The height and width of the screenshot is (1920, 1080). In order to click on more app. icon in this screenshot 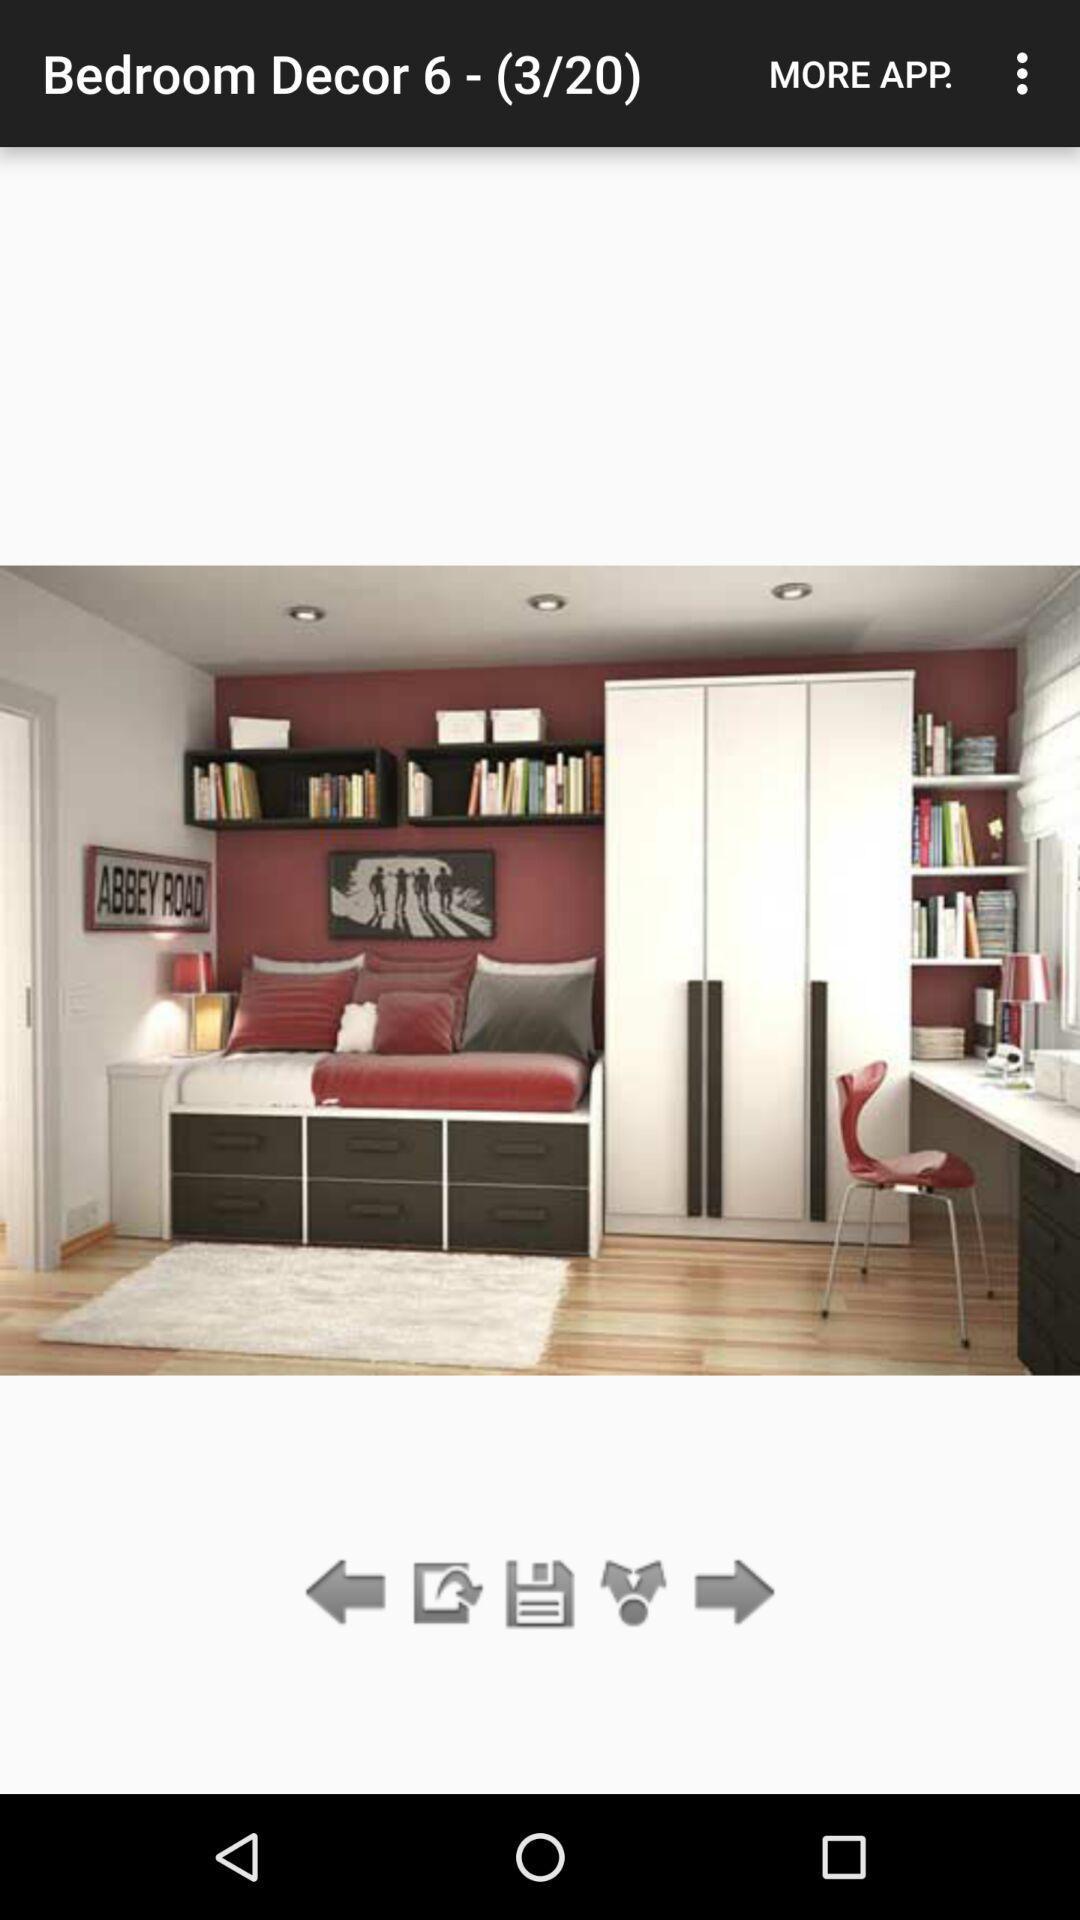, I will do `click(860, 73)`.